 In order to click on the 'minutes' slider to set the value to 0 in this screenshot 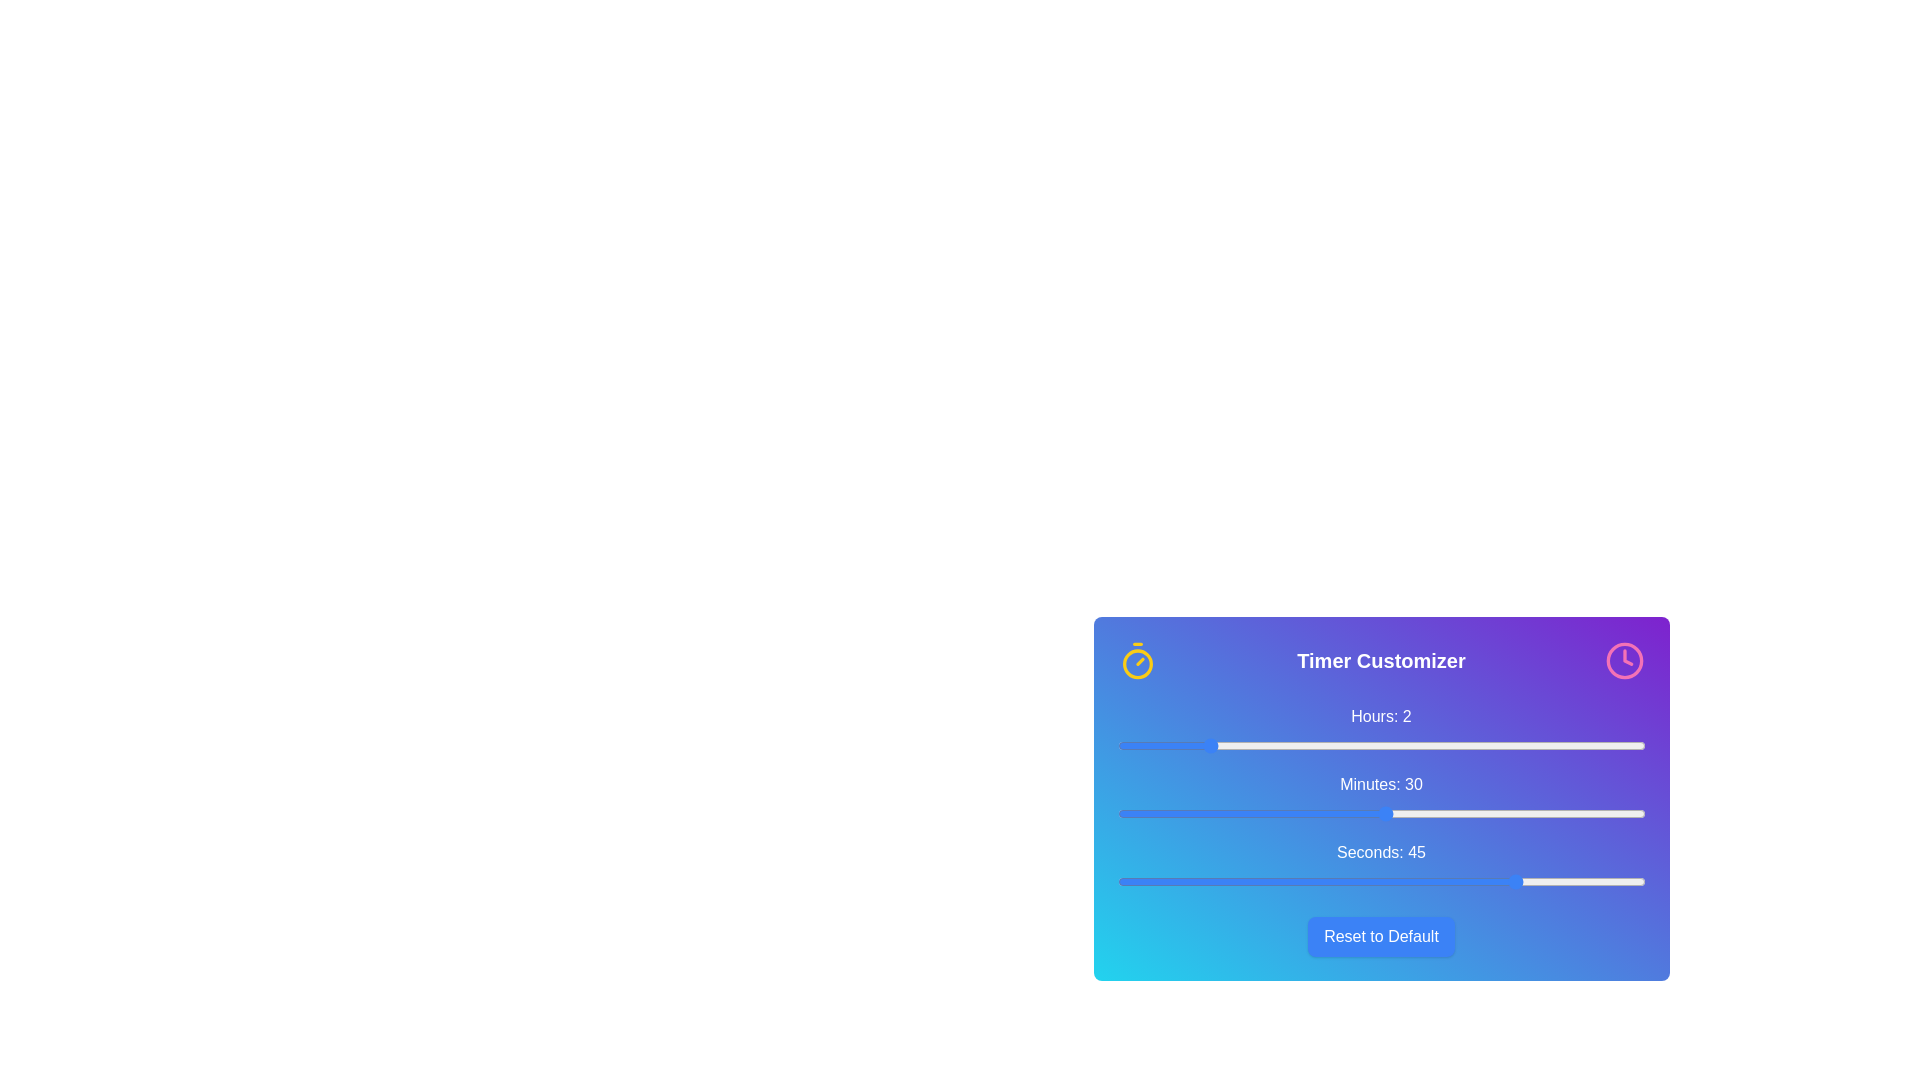, I will do `click(1116, 813)`.